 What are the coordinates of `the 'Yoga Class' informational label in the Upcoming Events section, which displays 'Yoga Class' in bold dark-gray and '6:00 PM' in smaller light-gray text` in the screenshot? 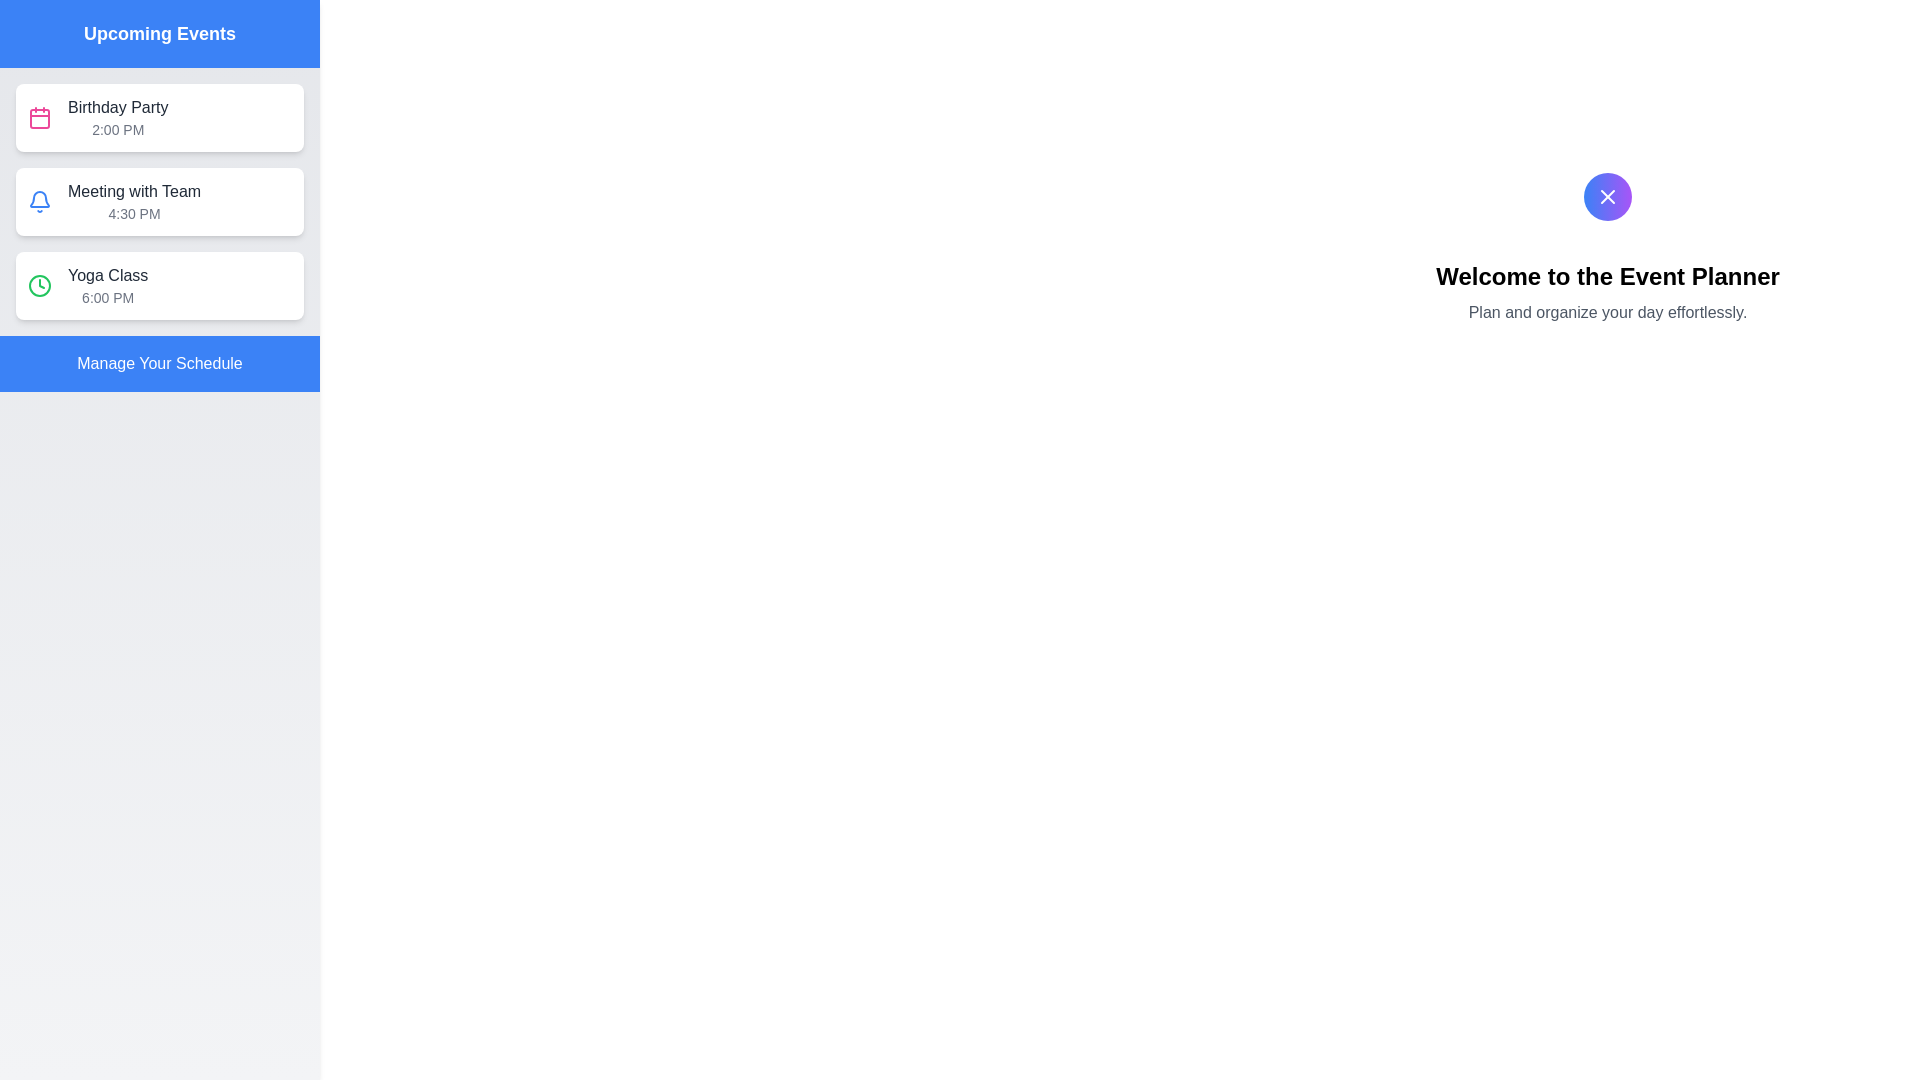 It's located at (107, 285).